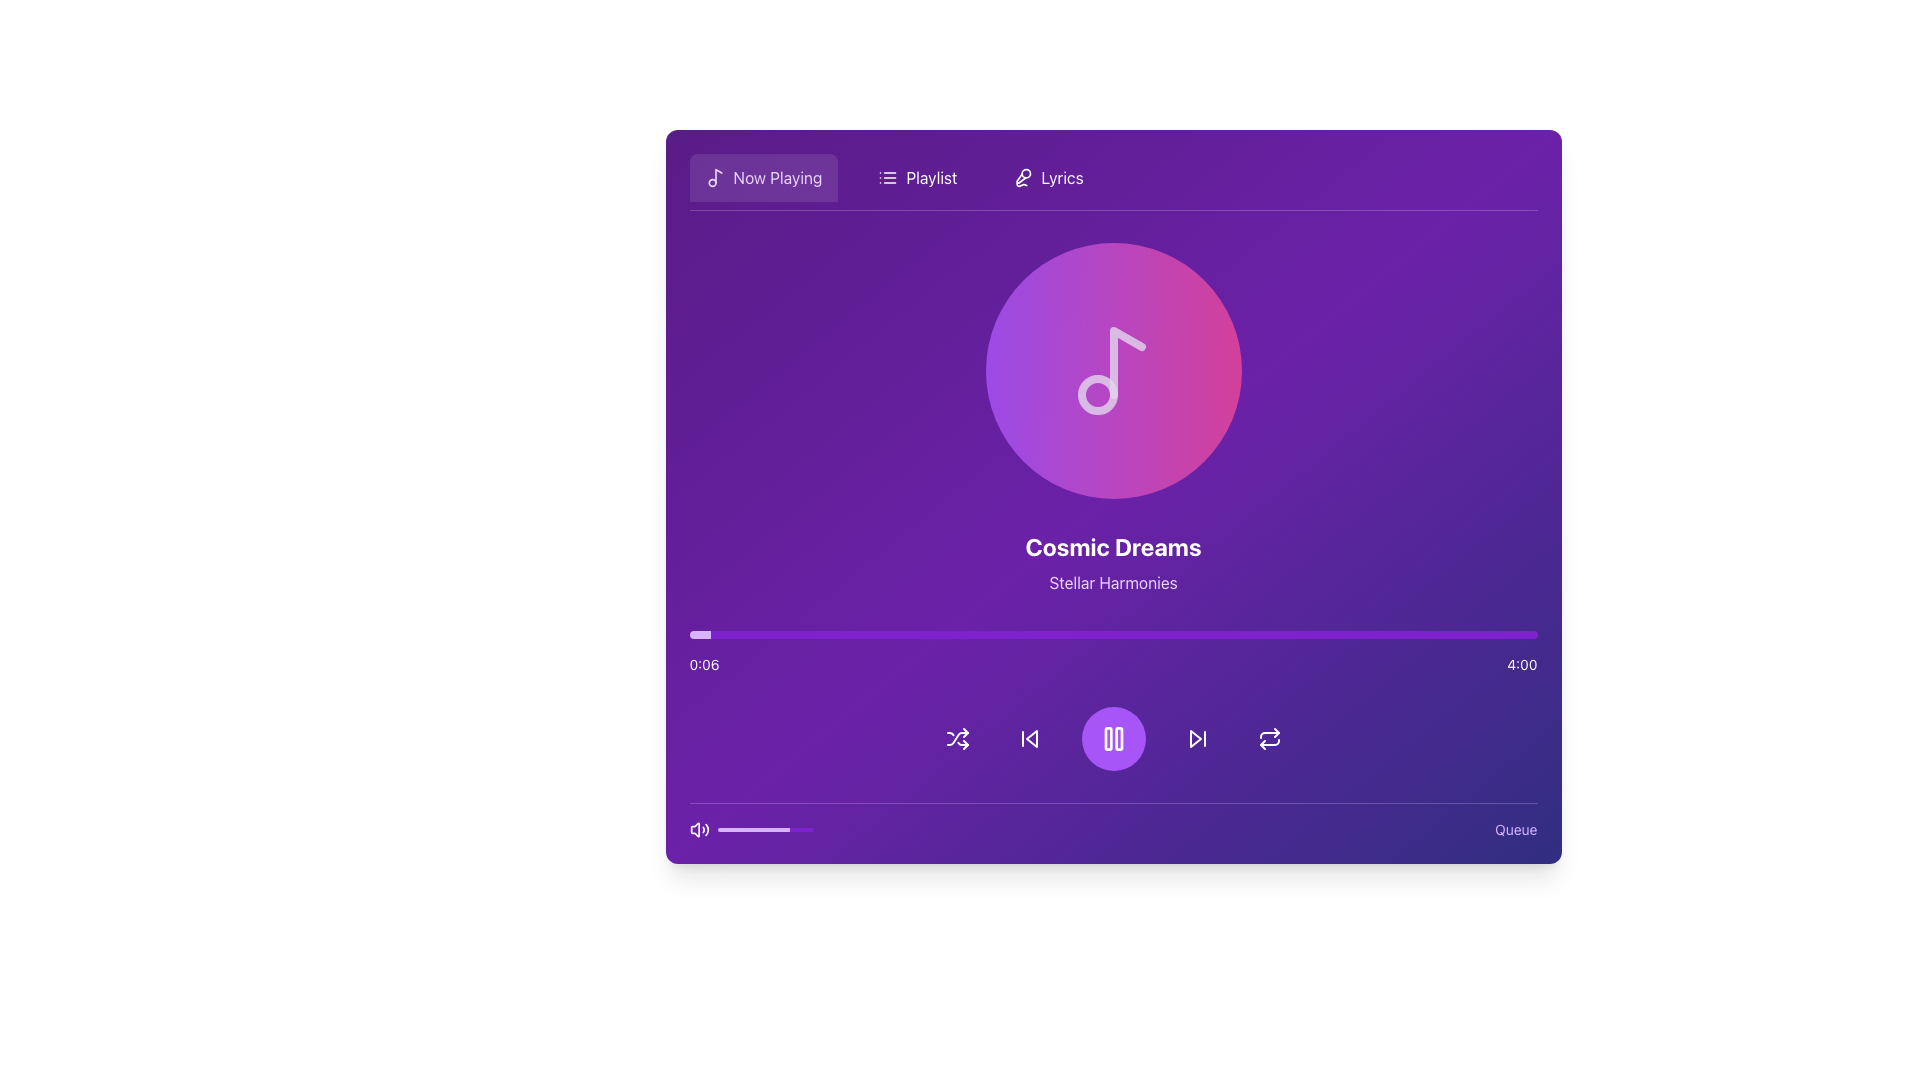 The width and height of the screenshot is (1920, 1080). I want to click on the fourth button from the left in the horizontal control bar at the bottom center of the interface to skip tracks, so click(1197, 739).